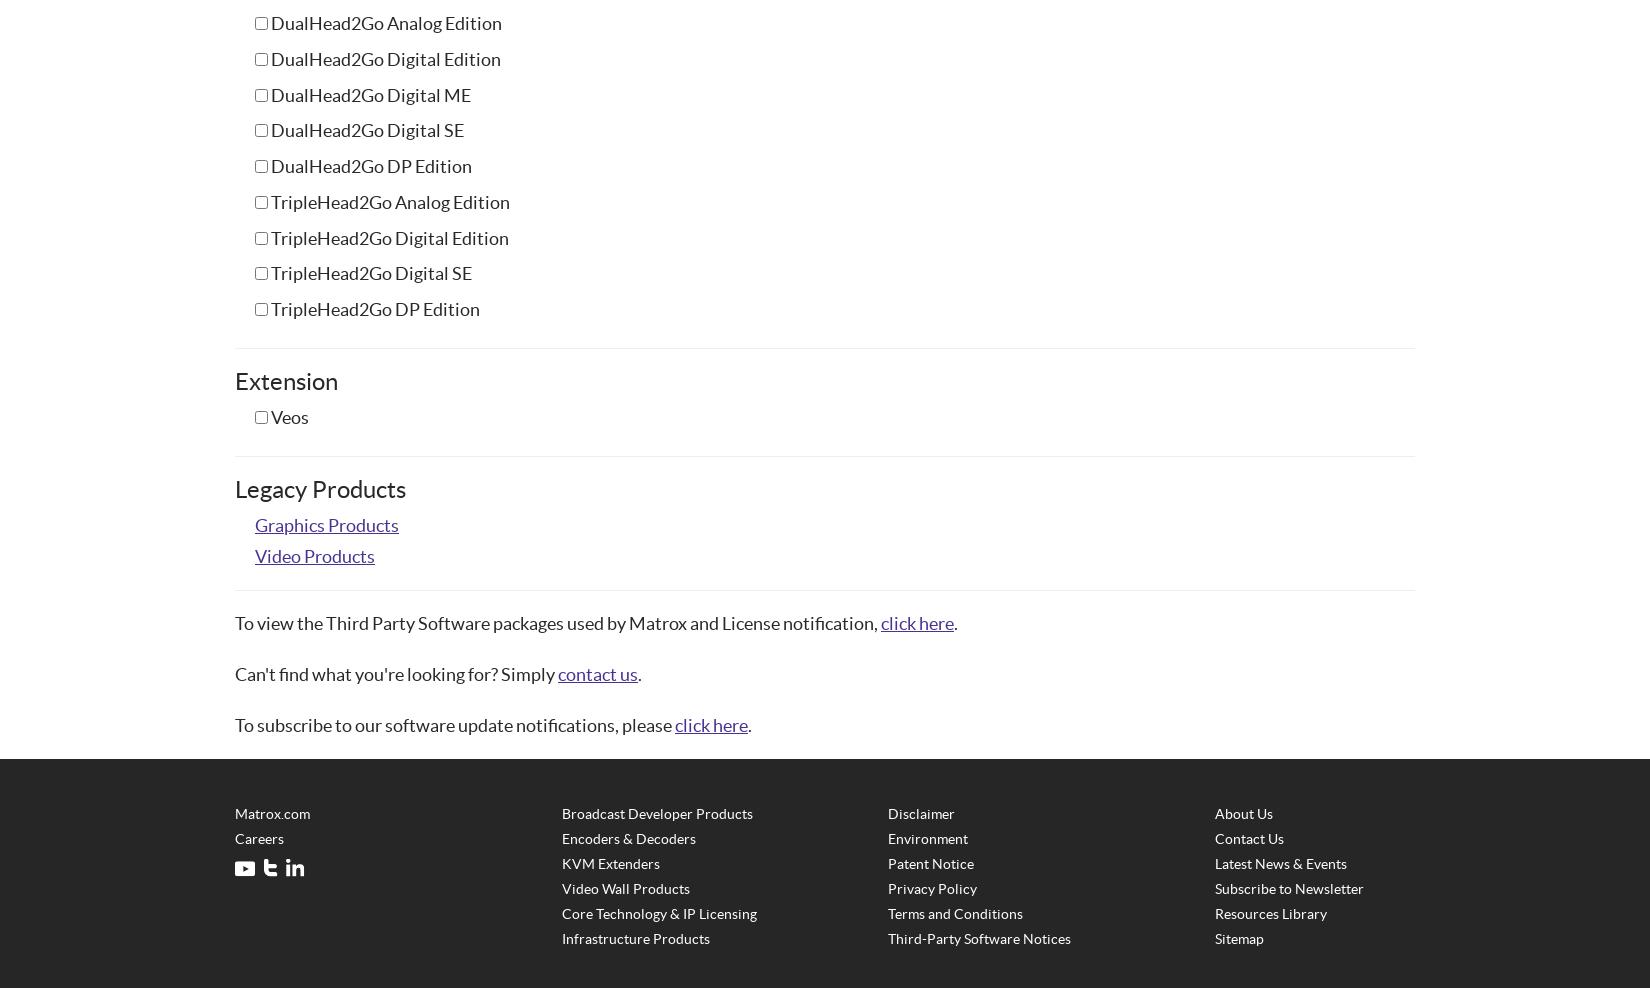 The height and width of the screenshot is (988, 1650). I want to click on 'Subscribe to Newsletter', so click(1287, 888).